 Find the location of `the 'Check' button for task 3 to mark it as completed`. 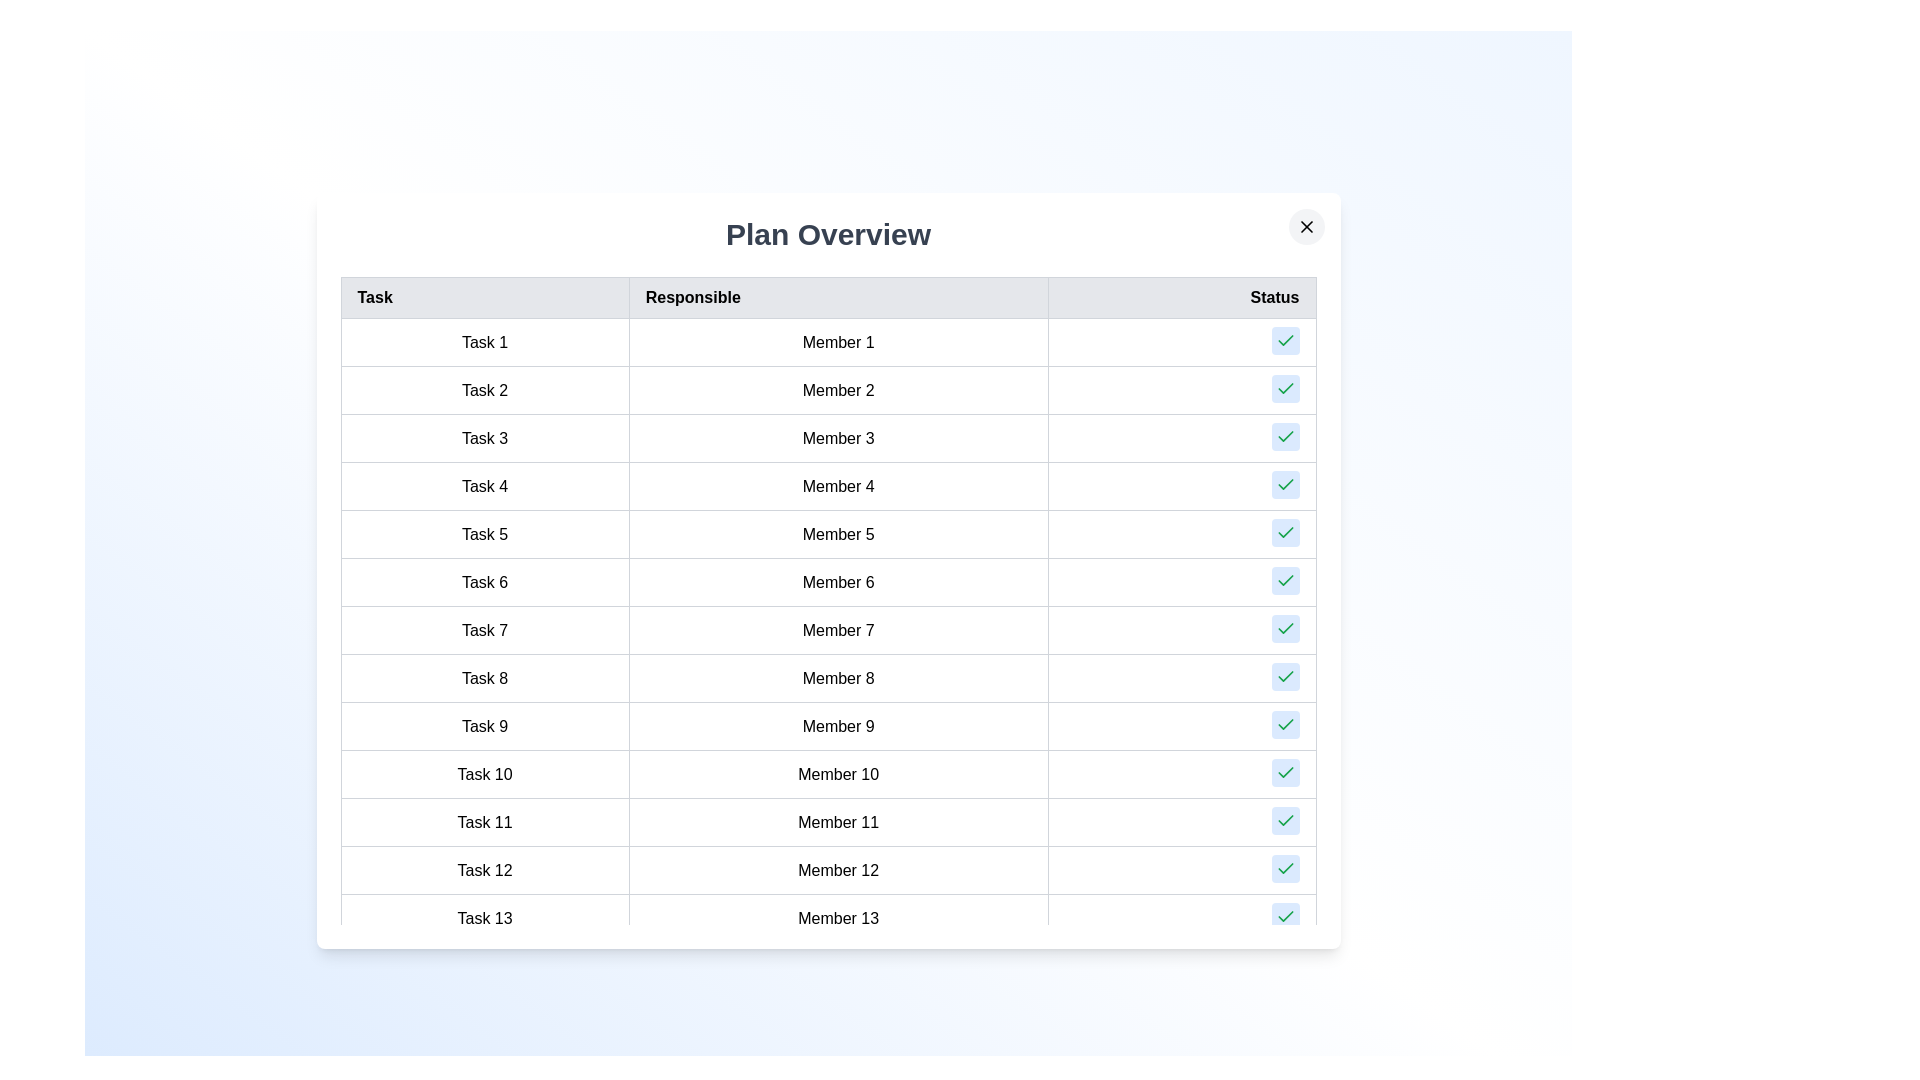

the 'Check' button for task 3 to mark it as completed is located at coordinates (1285, 435).